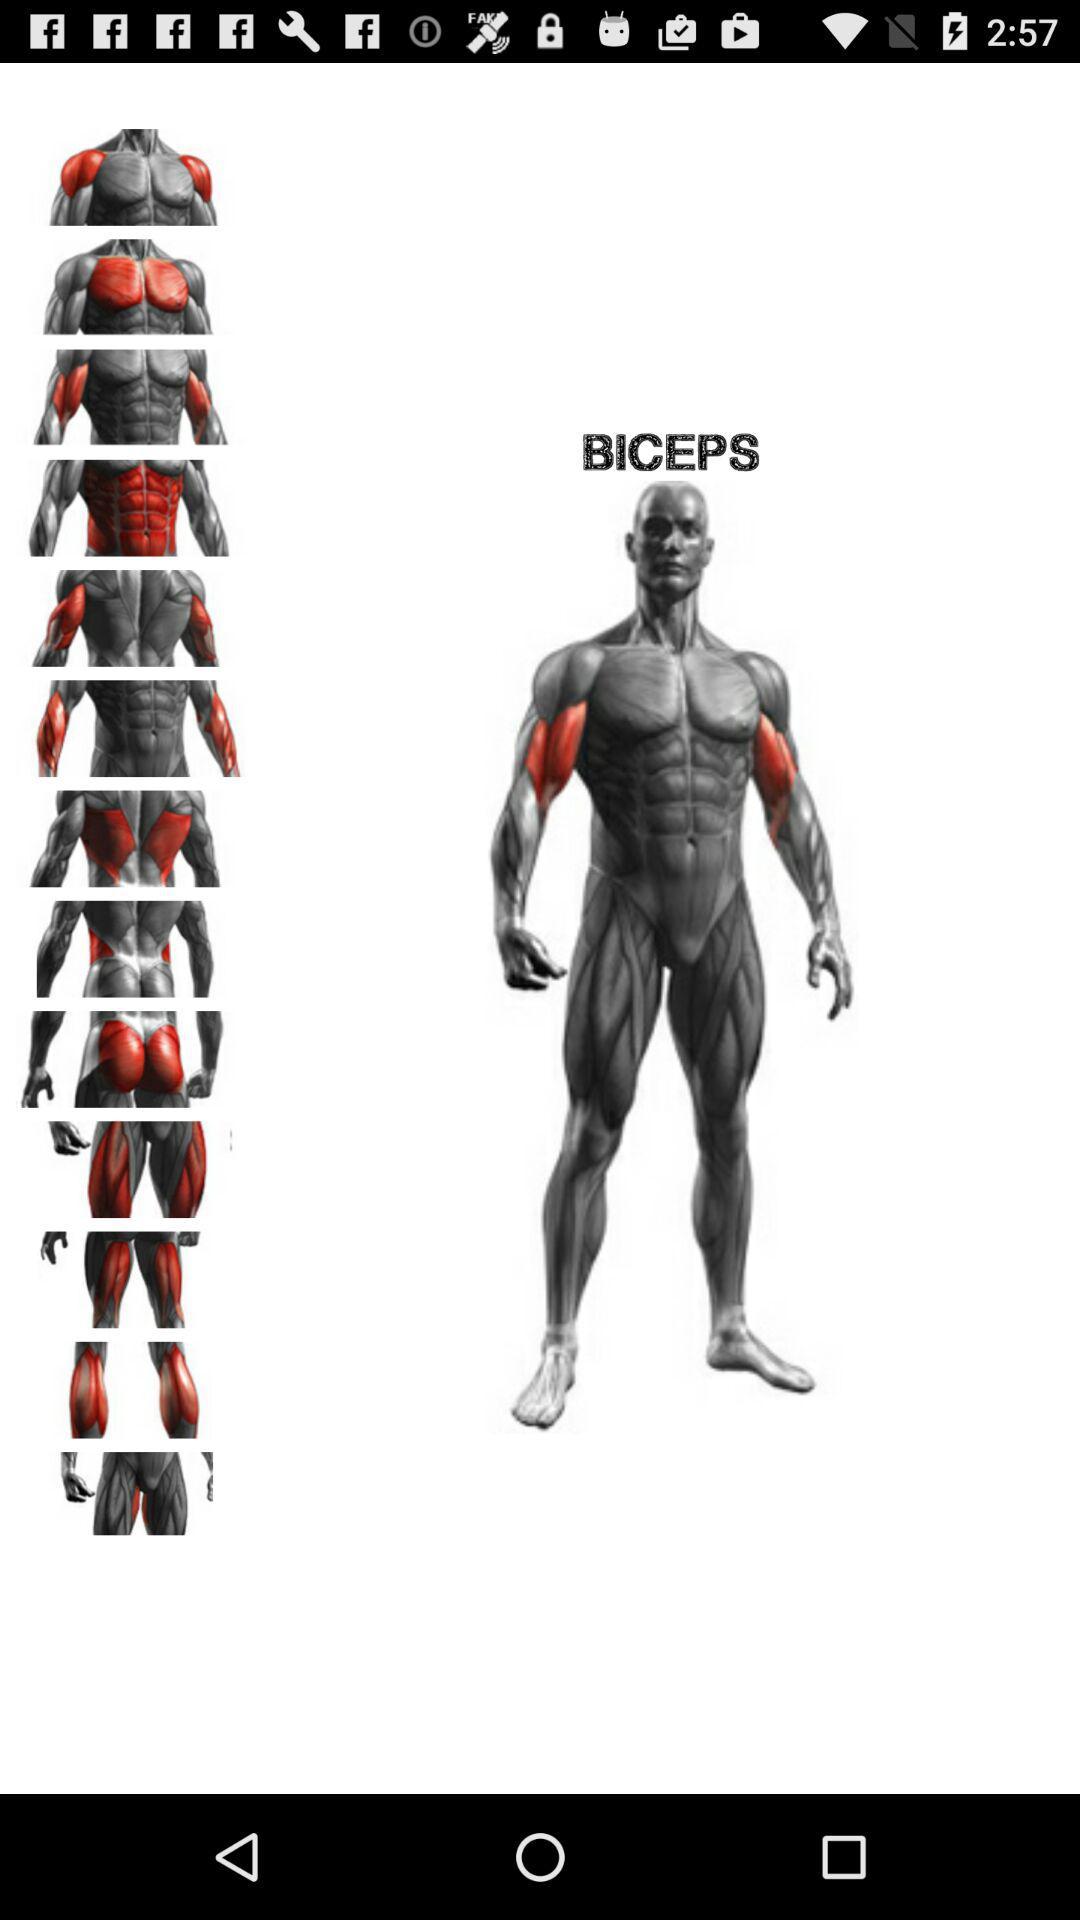 The height and width of the screenshot is (1920, 1080). Describe the element at coordinates (131, 299) in the screenshot. I see `the group icon` at that location.